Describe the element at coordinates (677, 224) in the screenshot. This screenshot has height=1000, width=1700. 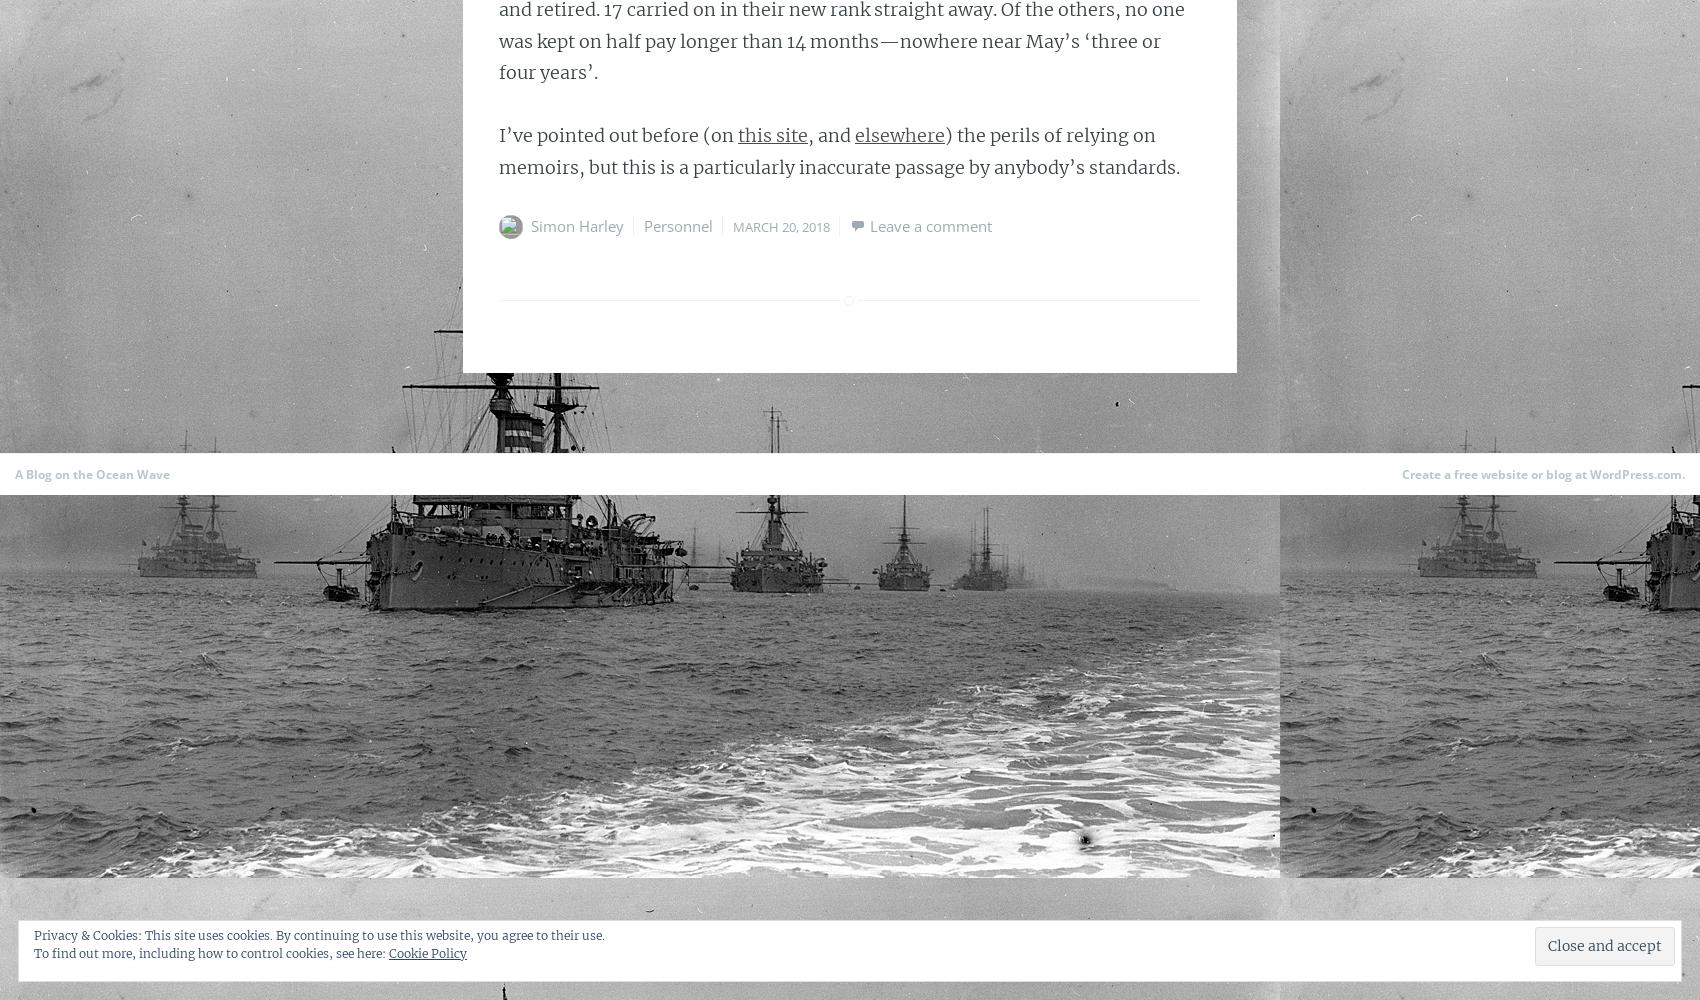
I see `'Personnel'` at that location.